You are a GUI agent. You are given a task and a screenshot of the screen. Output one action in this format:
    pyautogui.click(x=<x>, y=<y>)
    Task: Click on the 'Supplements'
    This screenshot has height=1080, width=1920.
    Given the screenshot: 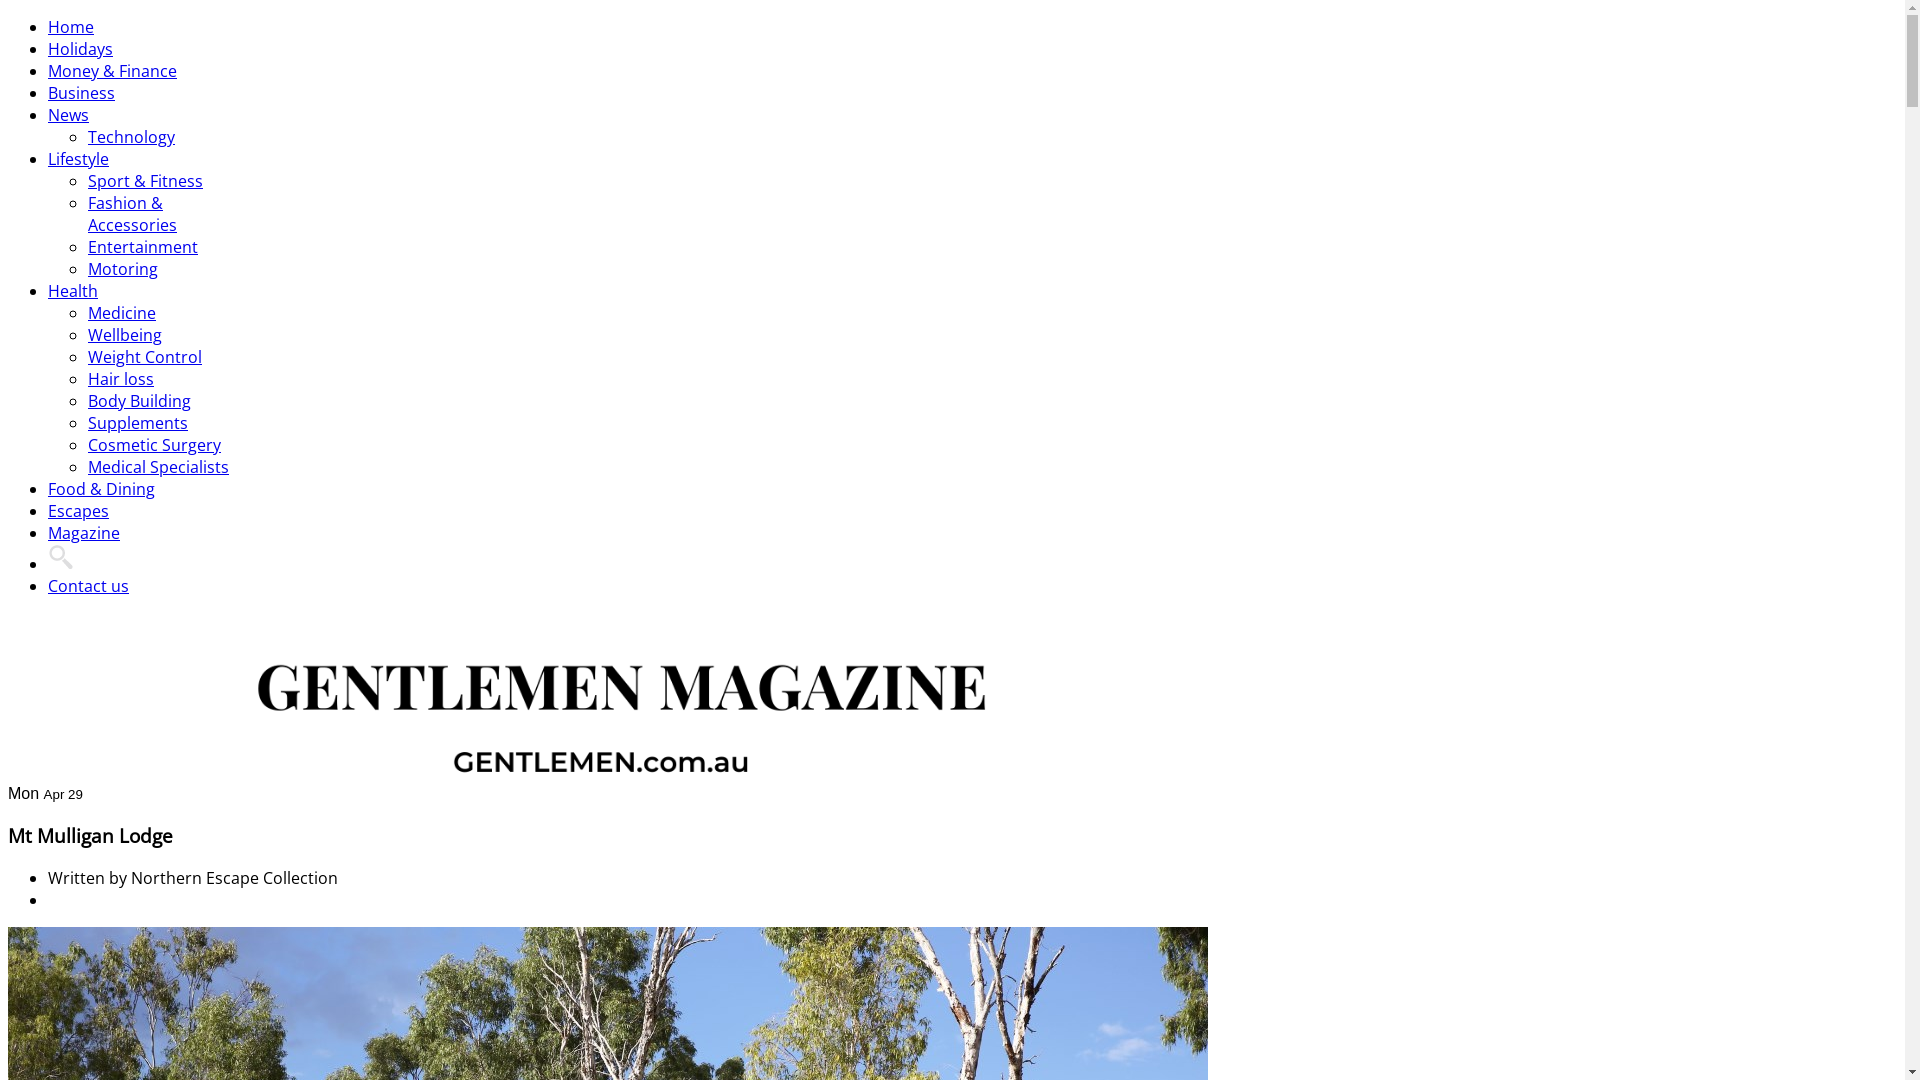 What is the action you would take?
    pyautogui.click(x=137, y=422)
    